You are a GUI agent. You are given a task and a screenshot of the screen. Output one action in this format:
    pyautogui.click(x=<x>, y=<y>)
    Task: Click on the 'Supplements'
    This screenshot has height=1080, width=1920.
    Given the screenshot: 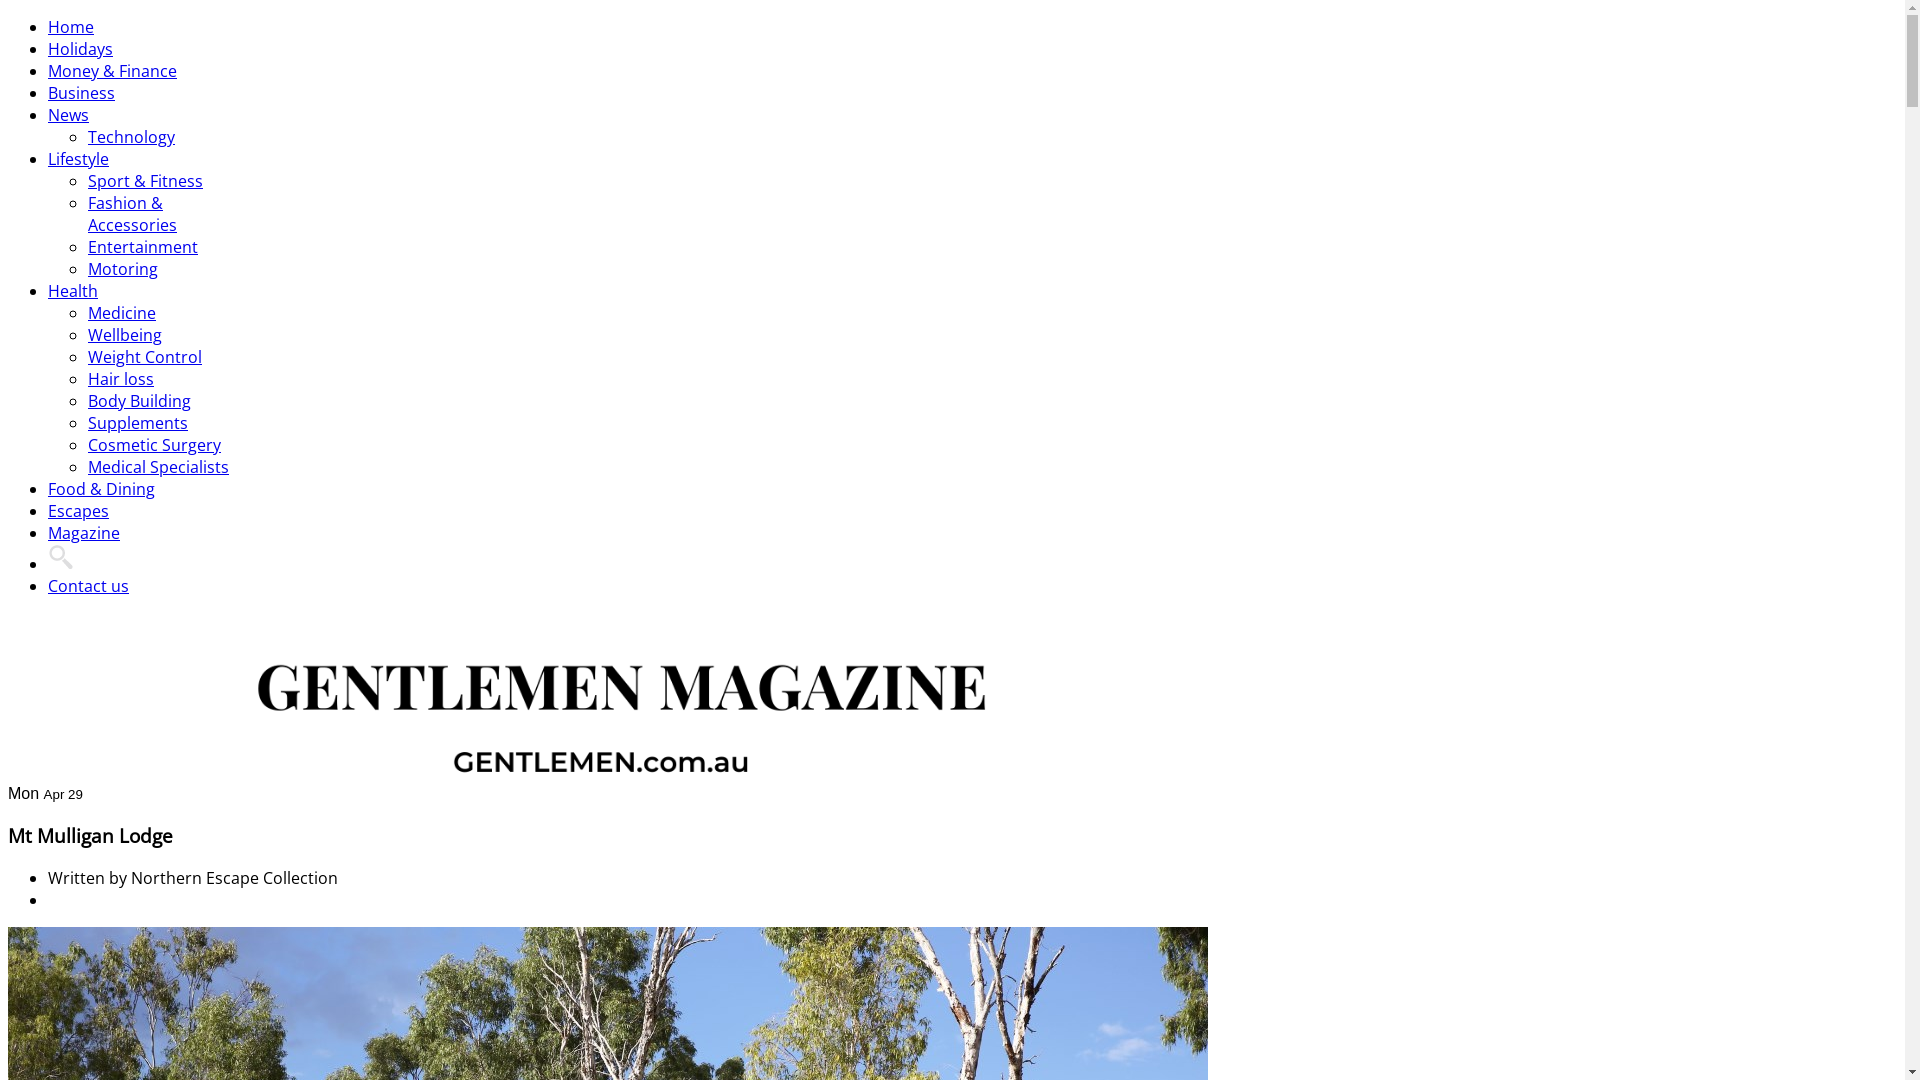 What is the action you would take?
    pyautogui.click(x=137, y=422)
    